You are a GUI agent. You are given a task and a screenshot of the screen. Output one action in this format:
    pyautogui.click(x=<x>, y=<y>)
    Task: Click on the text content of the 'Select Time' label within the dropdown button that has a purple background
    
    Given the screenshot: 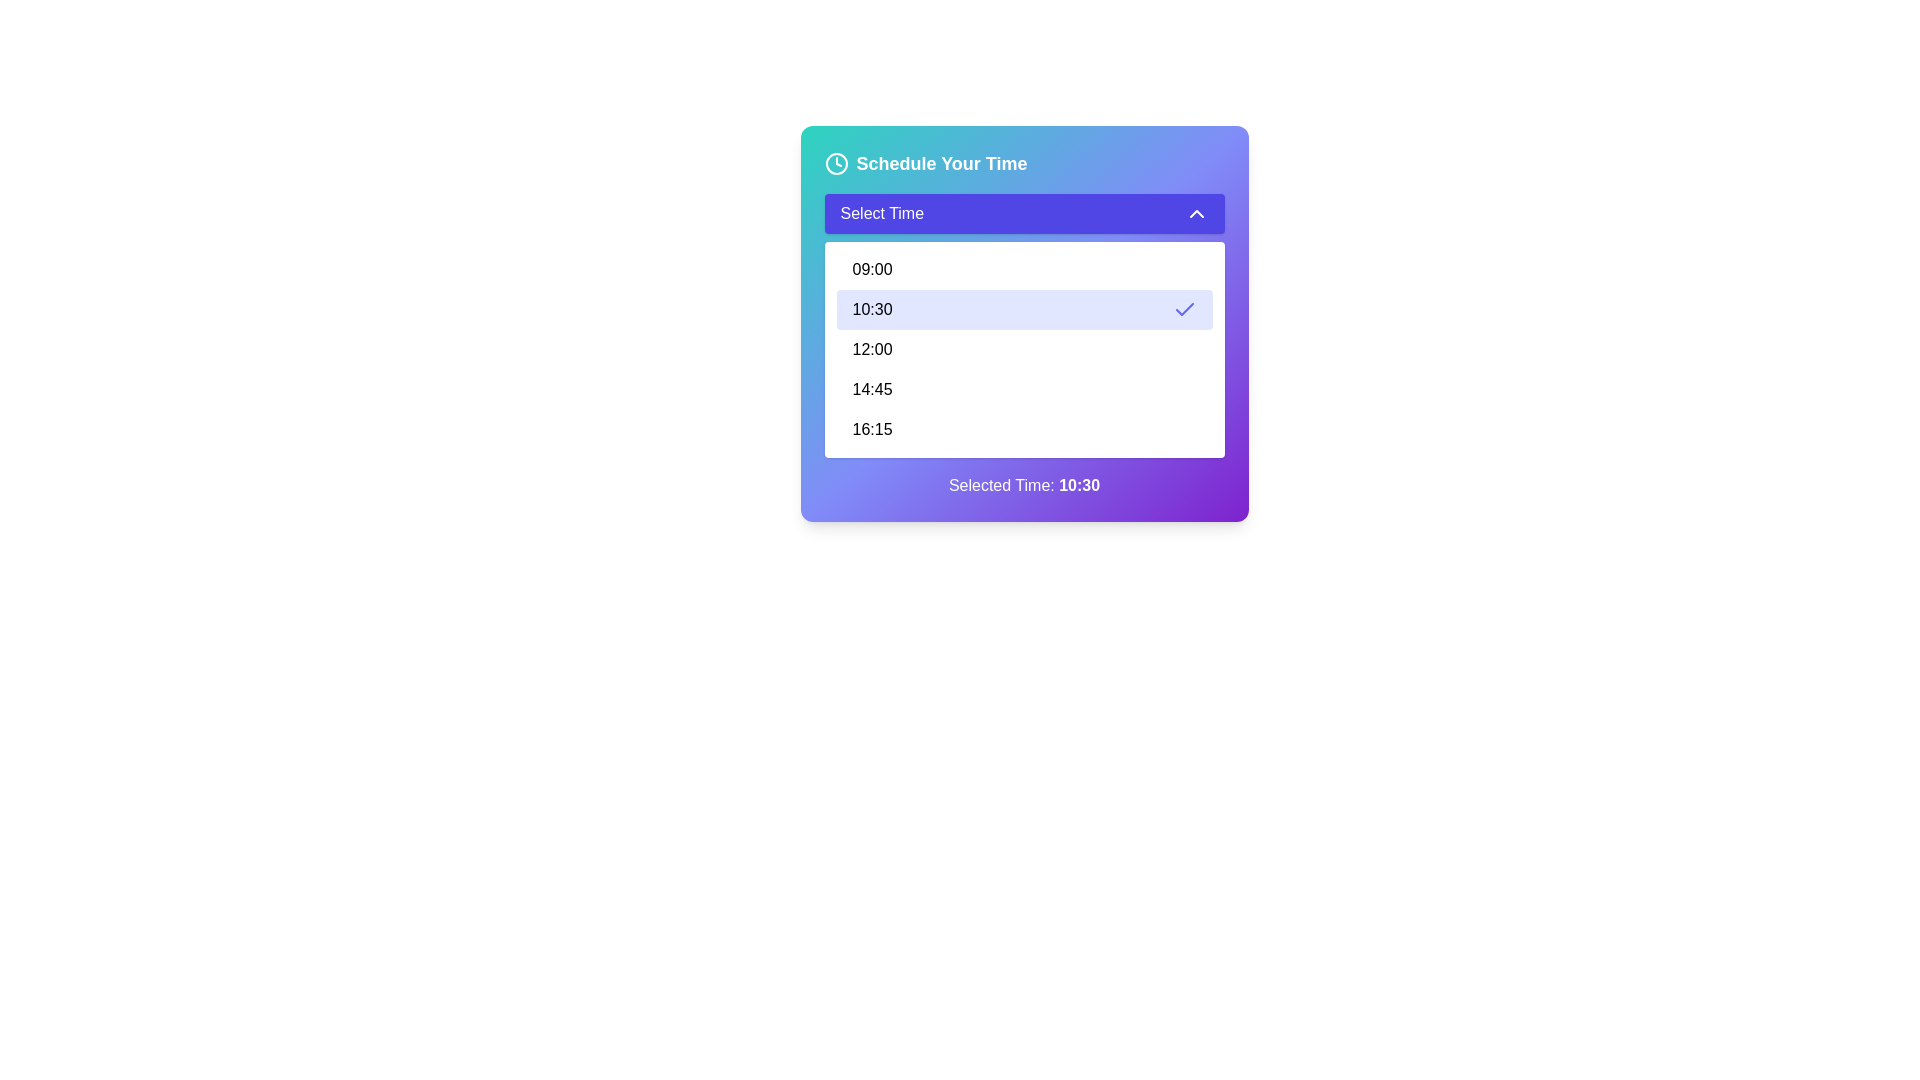 What is the action you would take?
    pyautogui.click(x=881, y=213)
    